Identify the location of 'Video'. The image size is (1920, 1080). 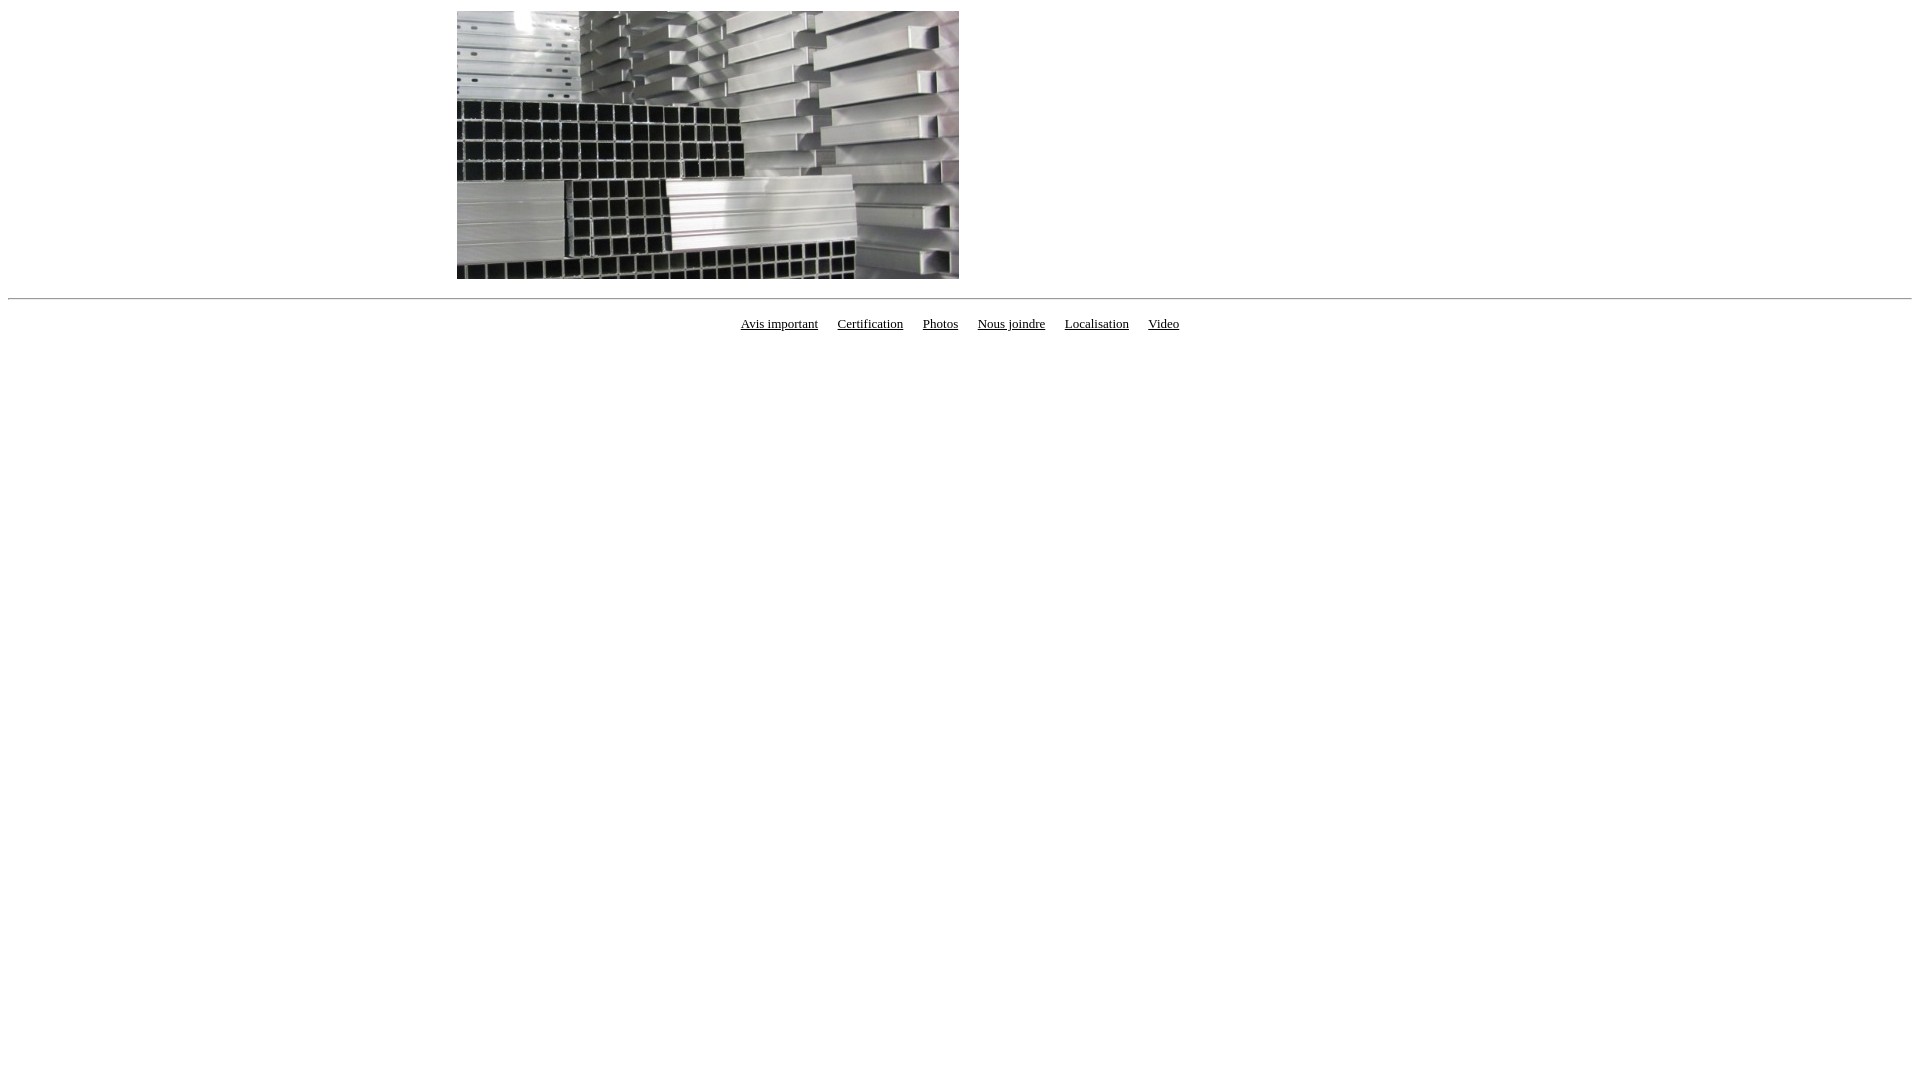
(1163, 322).